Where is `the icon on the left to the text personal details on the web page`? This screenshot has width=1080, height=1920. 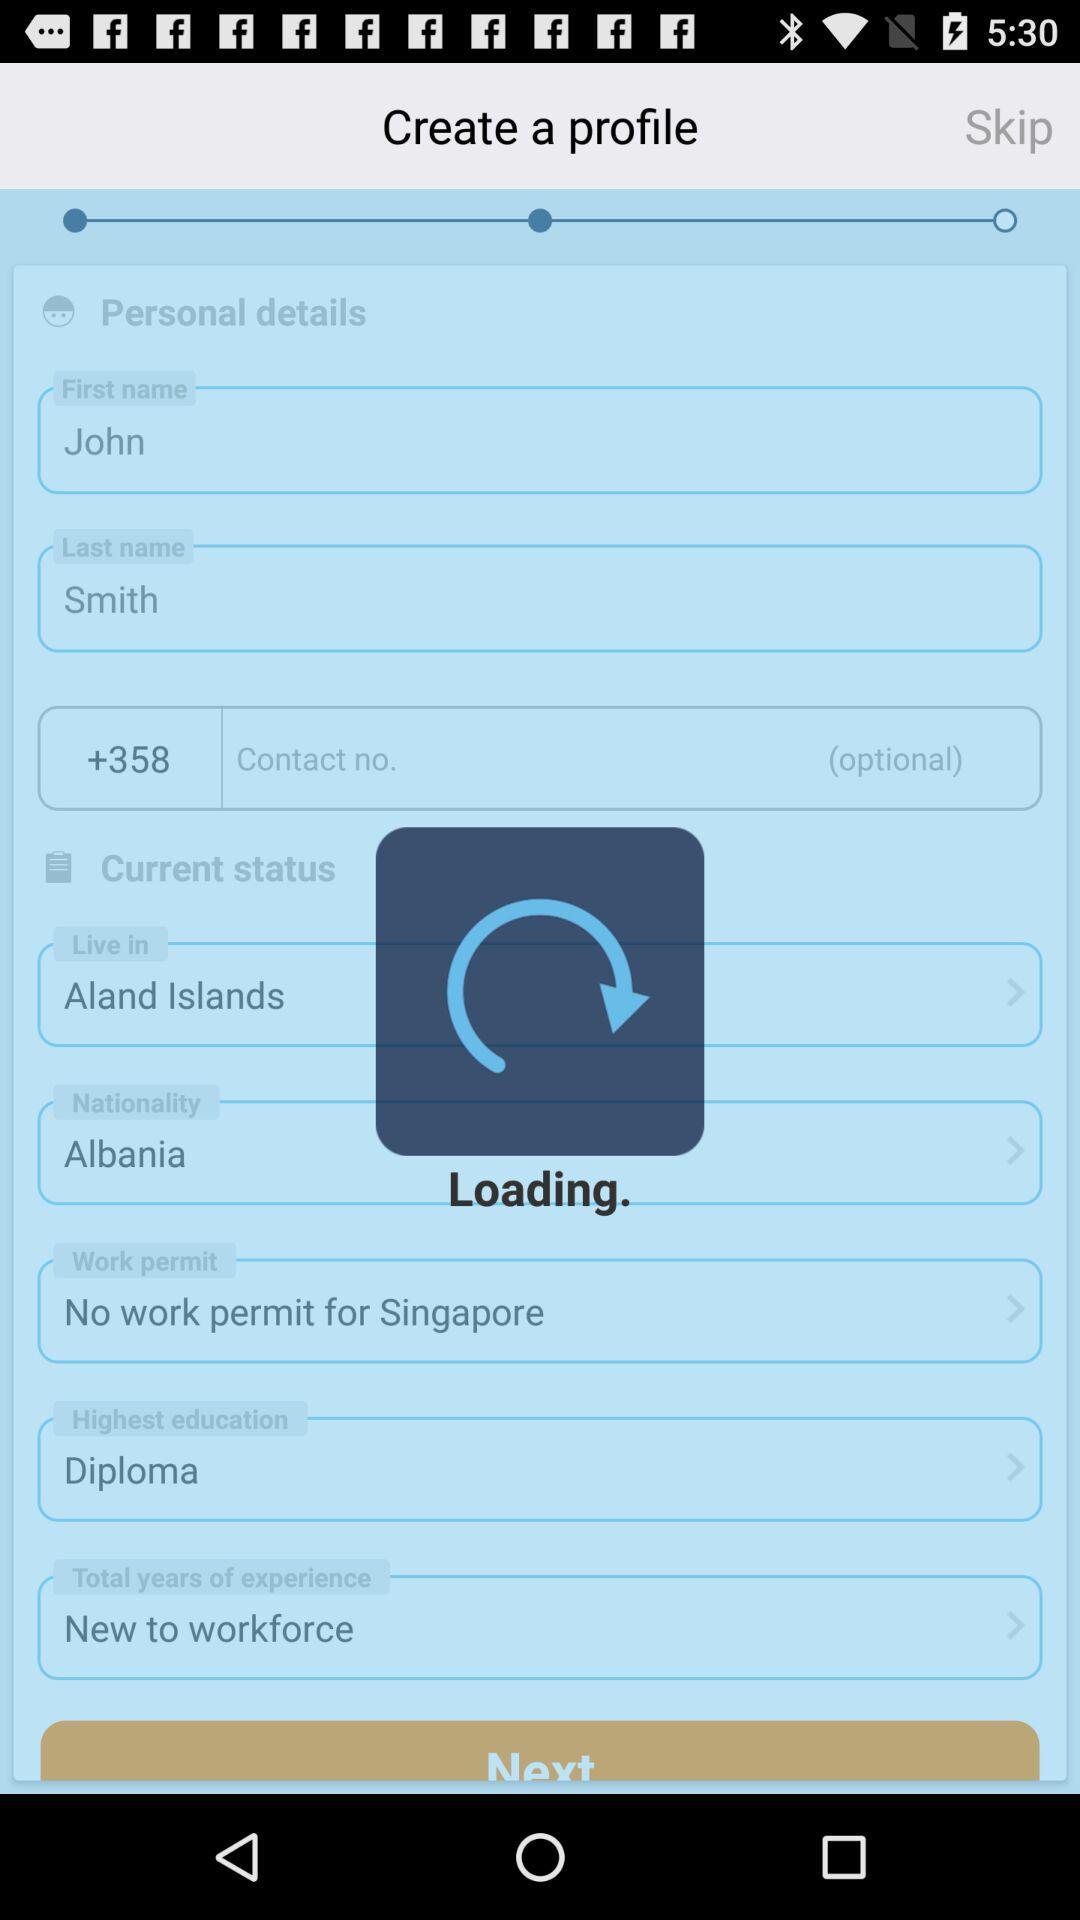
the icon on the left to the text personal details on the web page is located at coordinates (57, 310).